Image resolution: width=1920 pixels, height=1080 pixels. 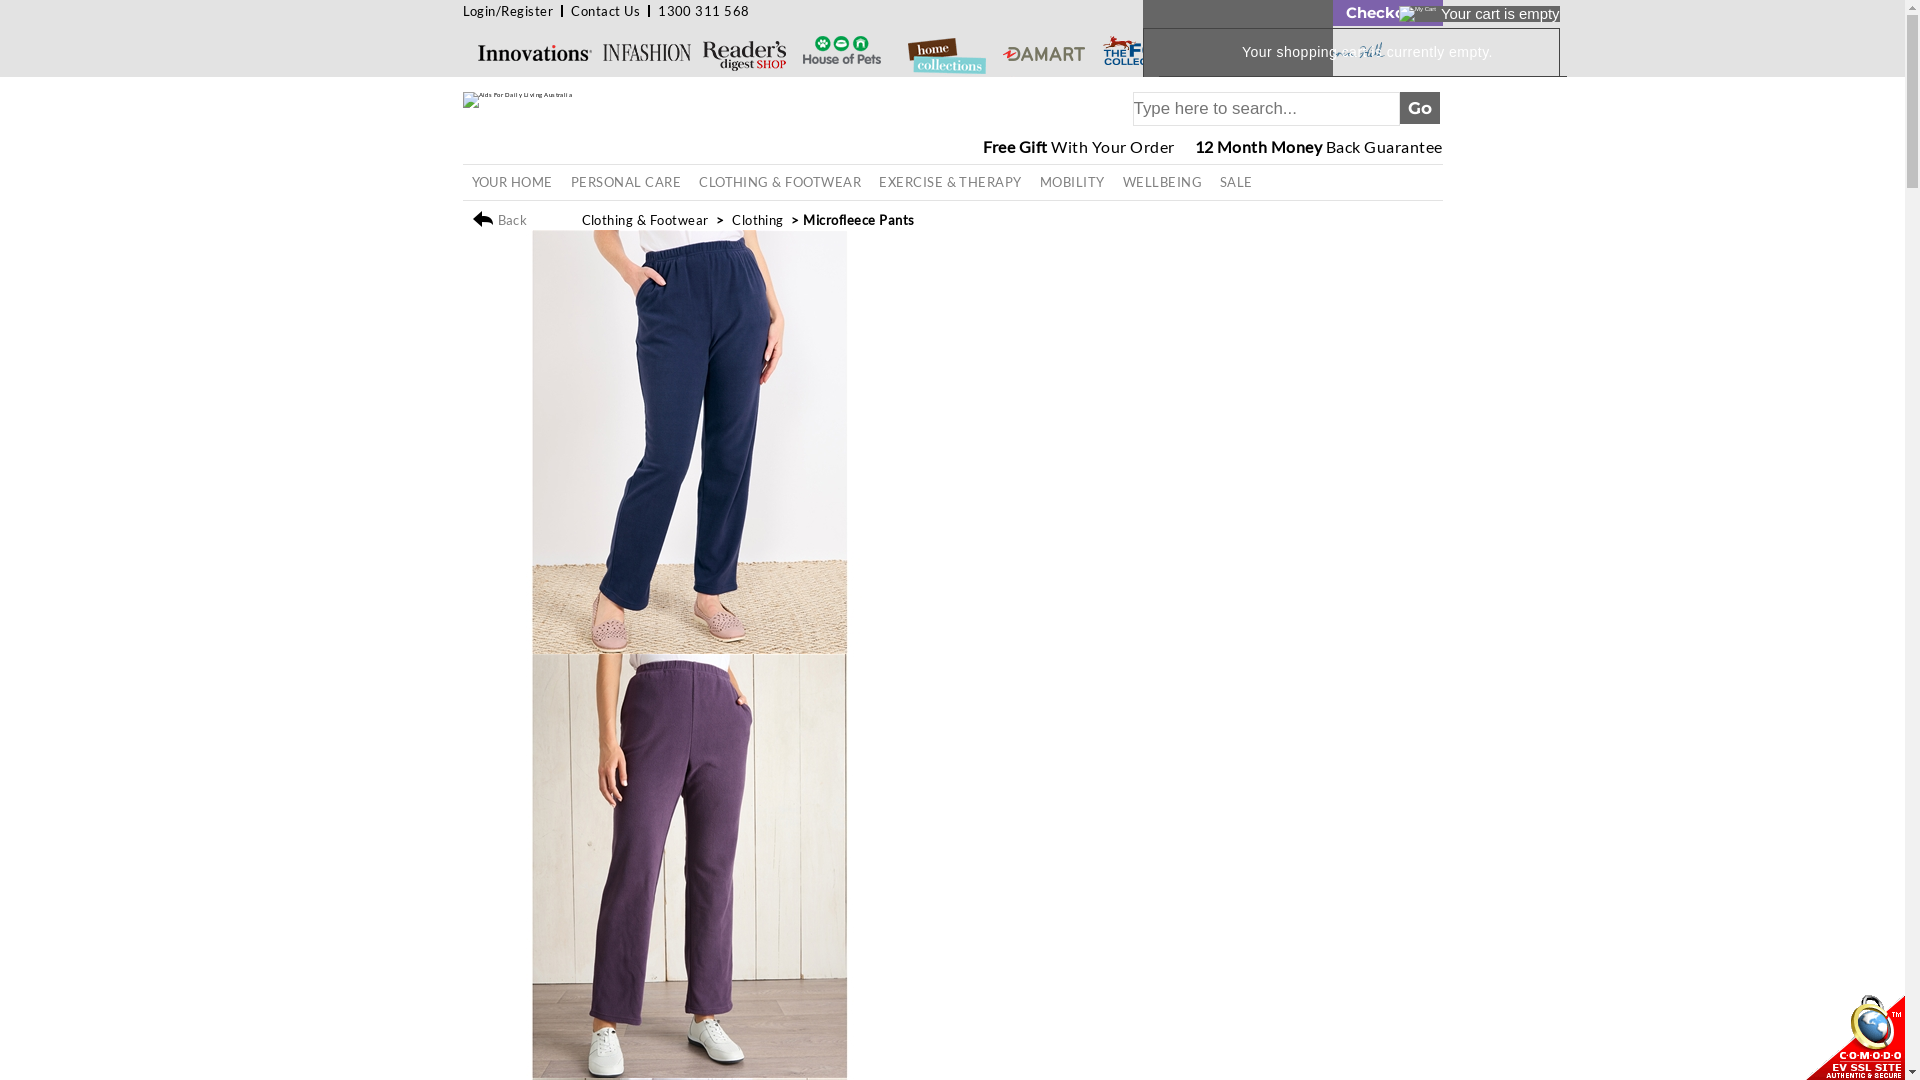 I want to click on 'Contact Us', so click(x=570, y=11).